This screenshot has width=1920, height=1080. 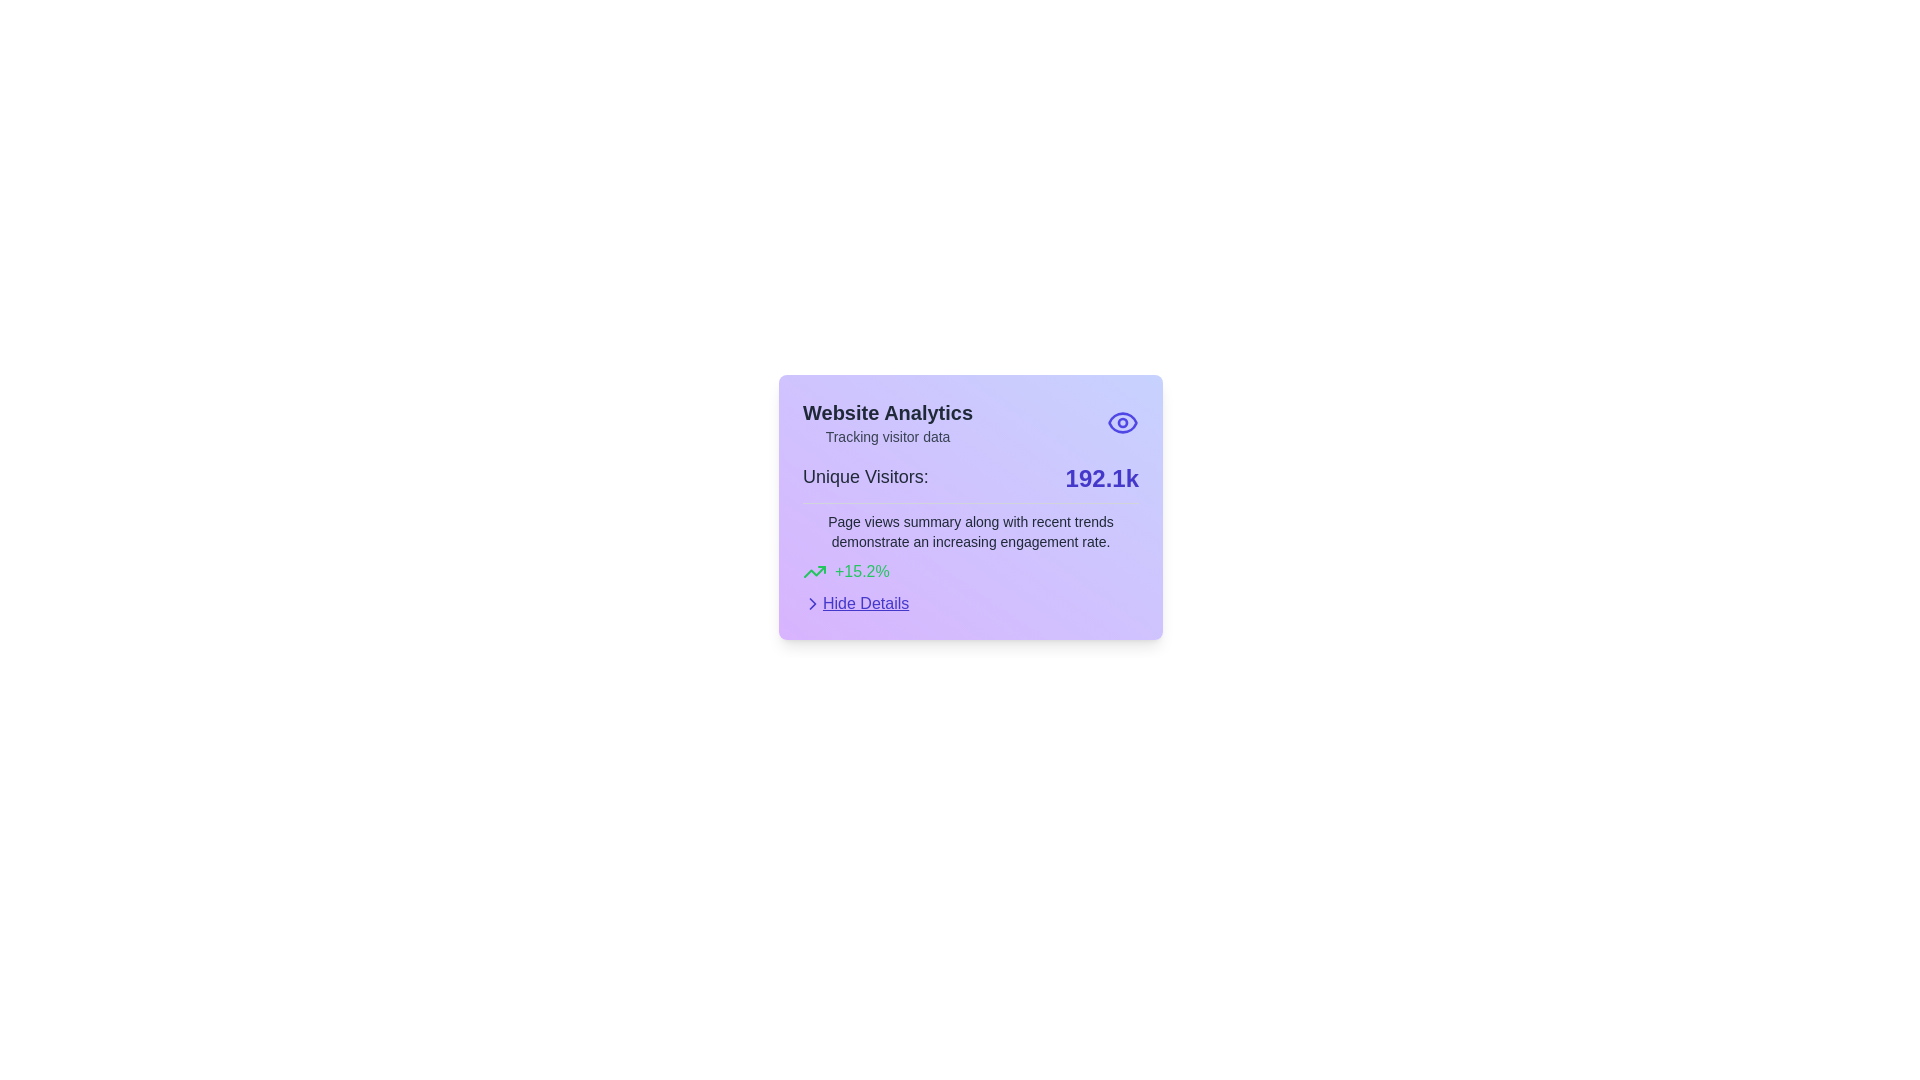 I want to click on the static text element that provides insight into page views and trends, located below the title 'Unique Visitors: 192.1k' and above the percentage '+15.2%' with a green arrow icon next to it, so click(x=970, y=531).